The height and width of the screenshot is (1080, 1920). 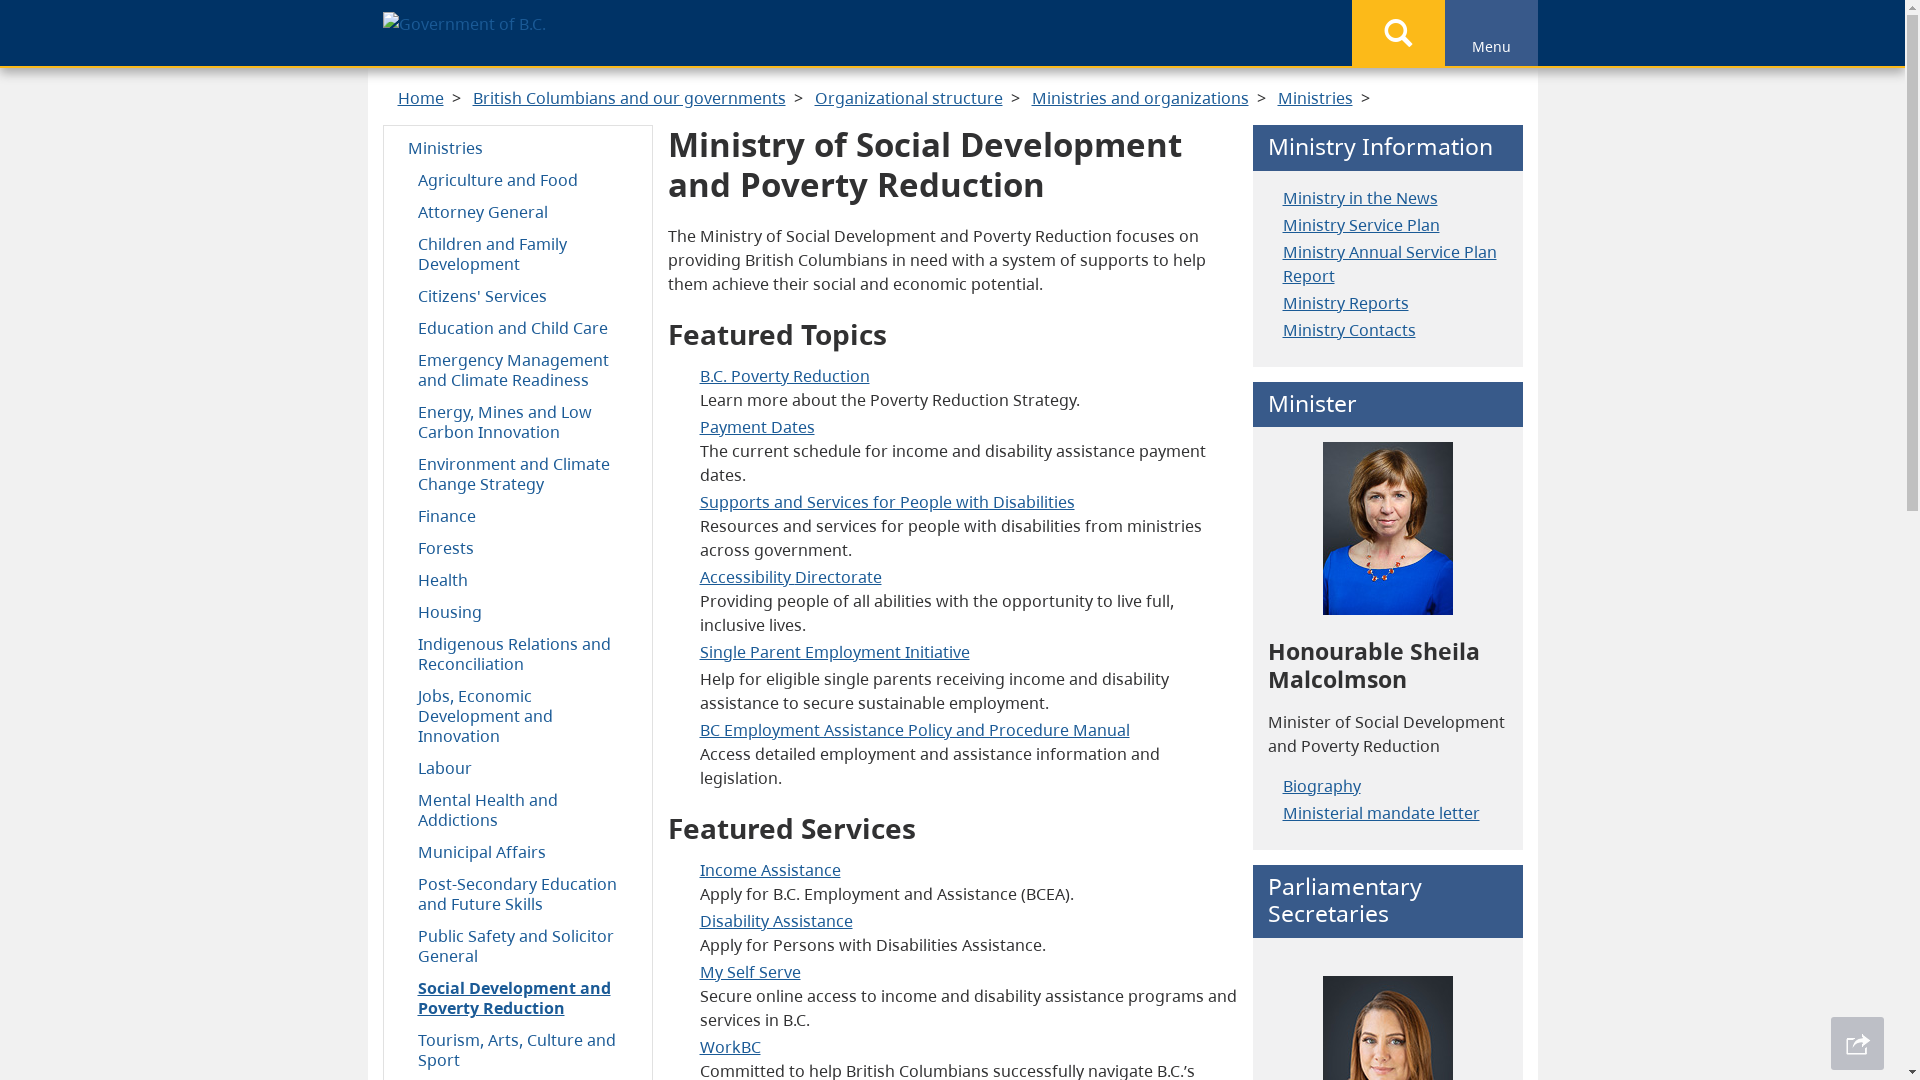 I want to click on 'Share This Page', so click(x=1856, y=1042).